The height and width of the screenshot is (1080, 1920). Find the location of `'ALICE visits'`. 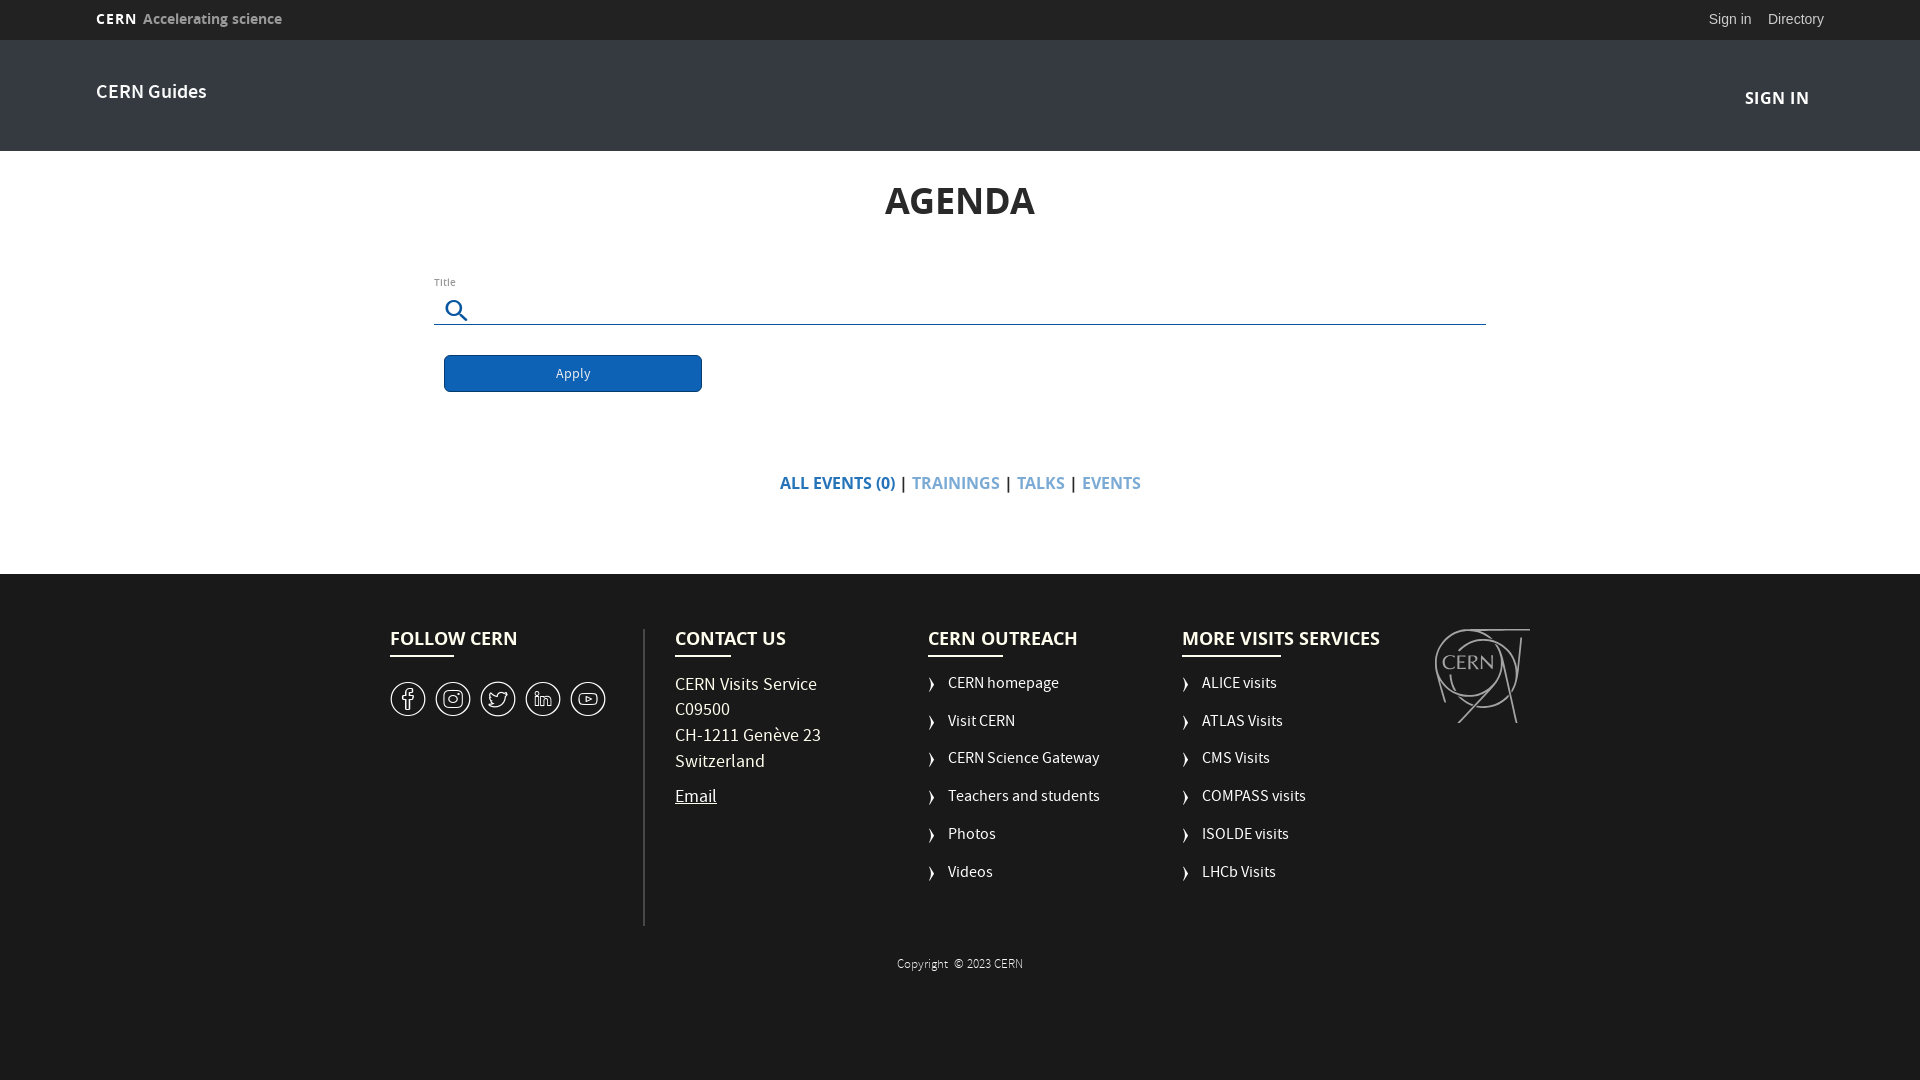

'ALICE visits' is located at coordinates (1228, 692).